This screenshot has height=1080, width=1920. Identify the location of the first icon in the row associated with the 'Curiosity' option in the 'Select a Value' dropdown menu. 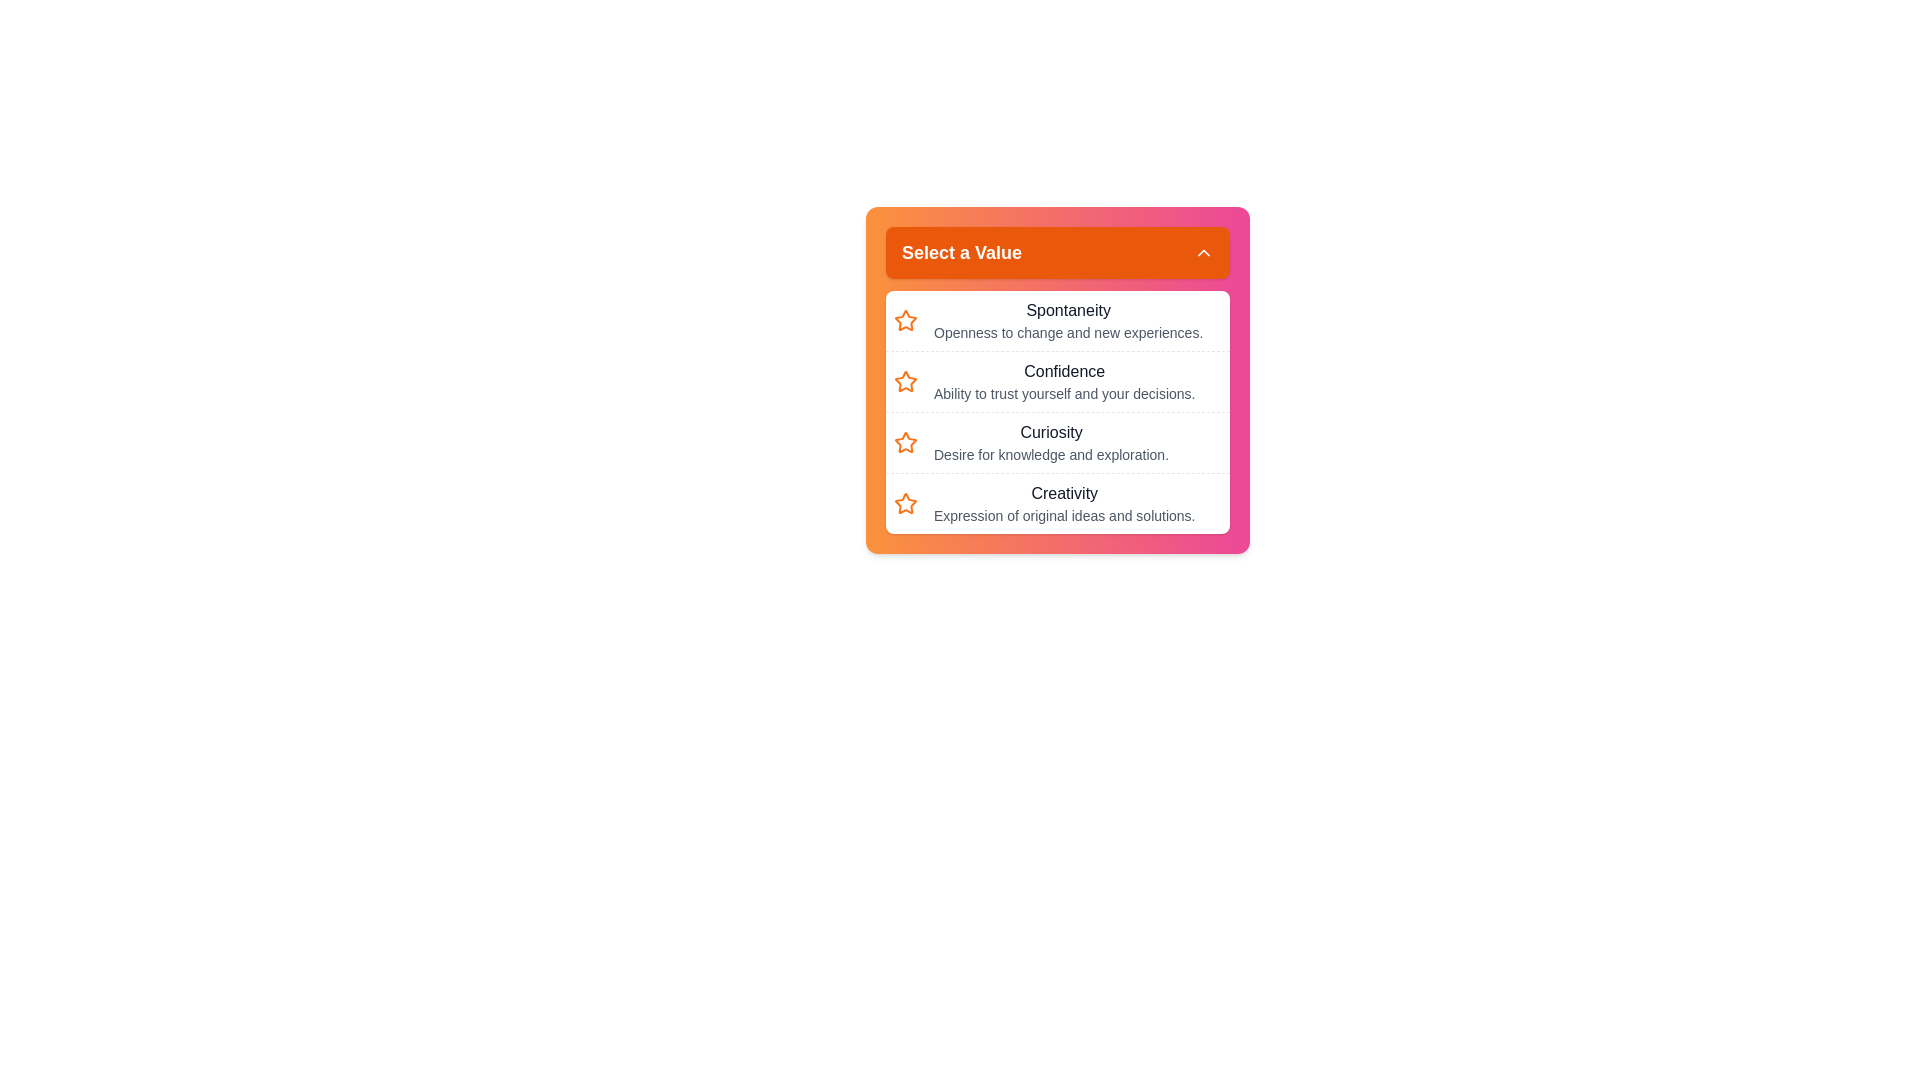
(905, 442).